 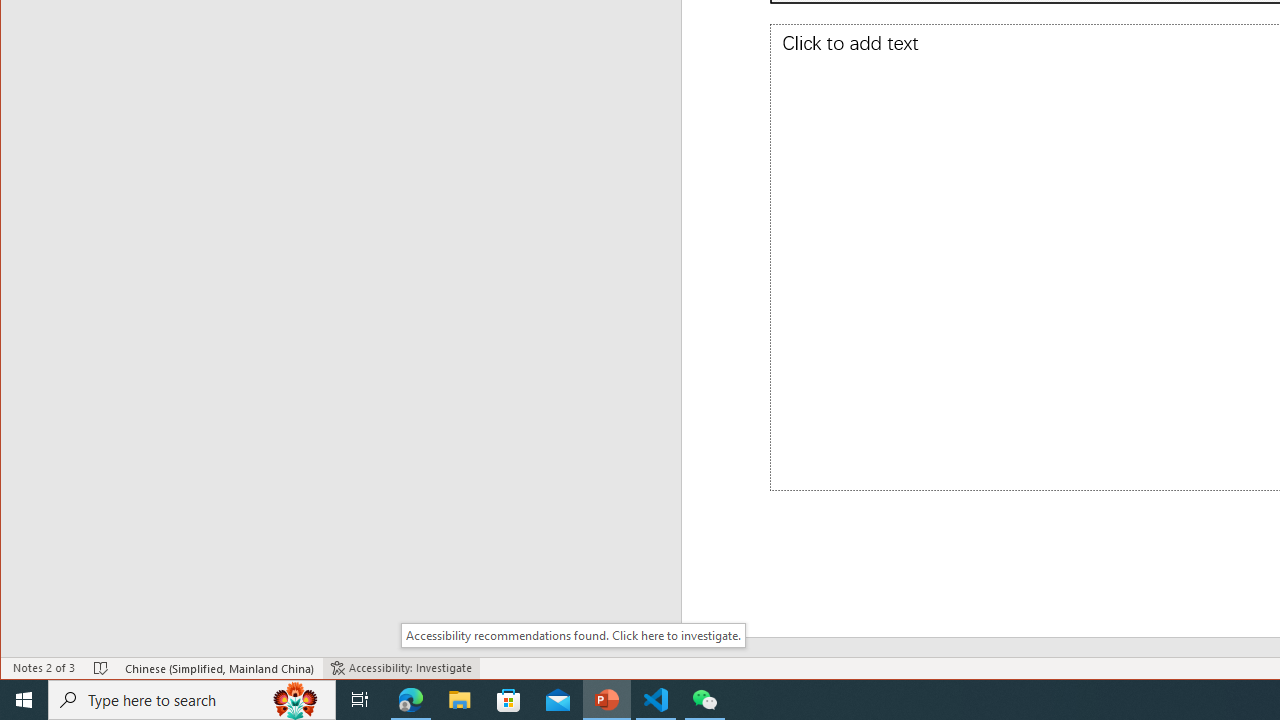 What do you see at coordinates (705, 698) in the screenshot?
I see `'WeChat - 1 running window'` at bounding box center [705, 698].